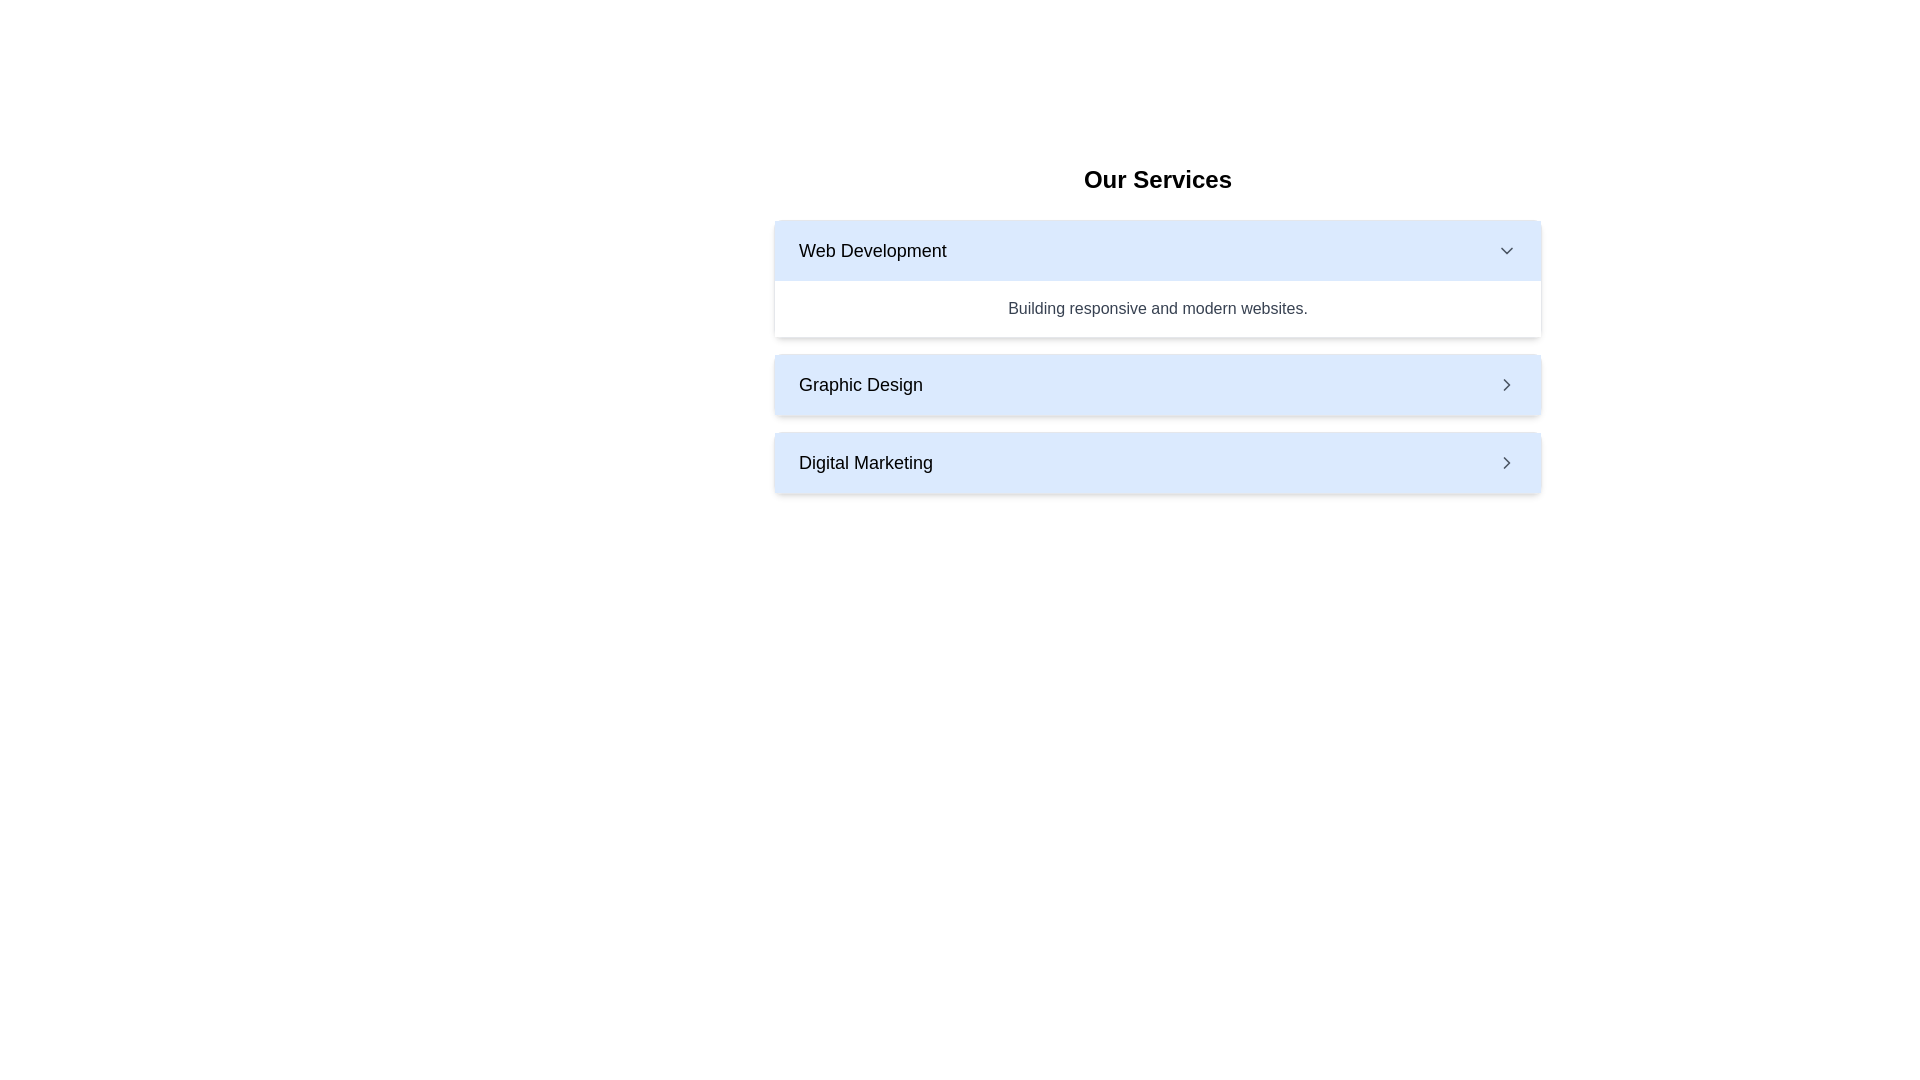 The height and width of the screenshot is (1080, 1920). What do you see at coordinates (1157, 308) in the screenshot?
I see `the Text Label displaying the description related to 'Web Development', which is part of a collapsible panel under the 'Our Services' header` at bounding box center [1157, 308].